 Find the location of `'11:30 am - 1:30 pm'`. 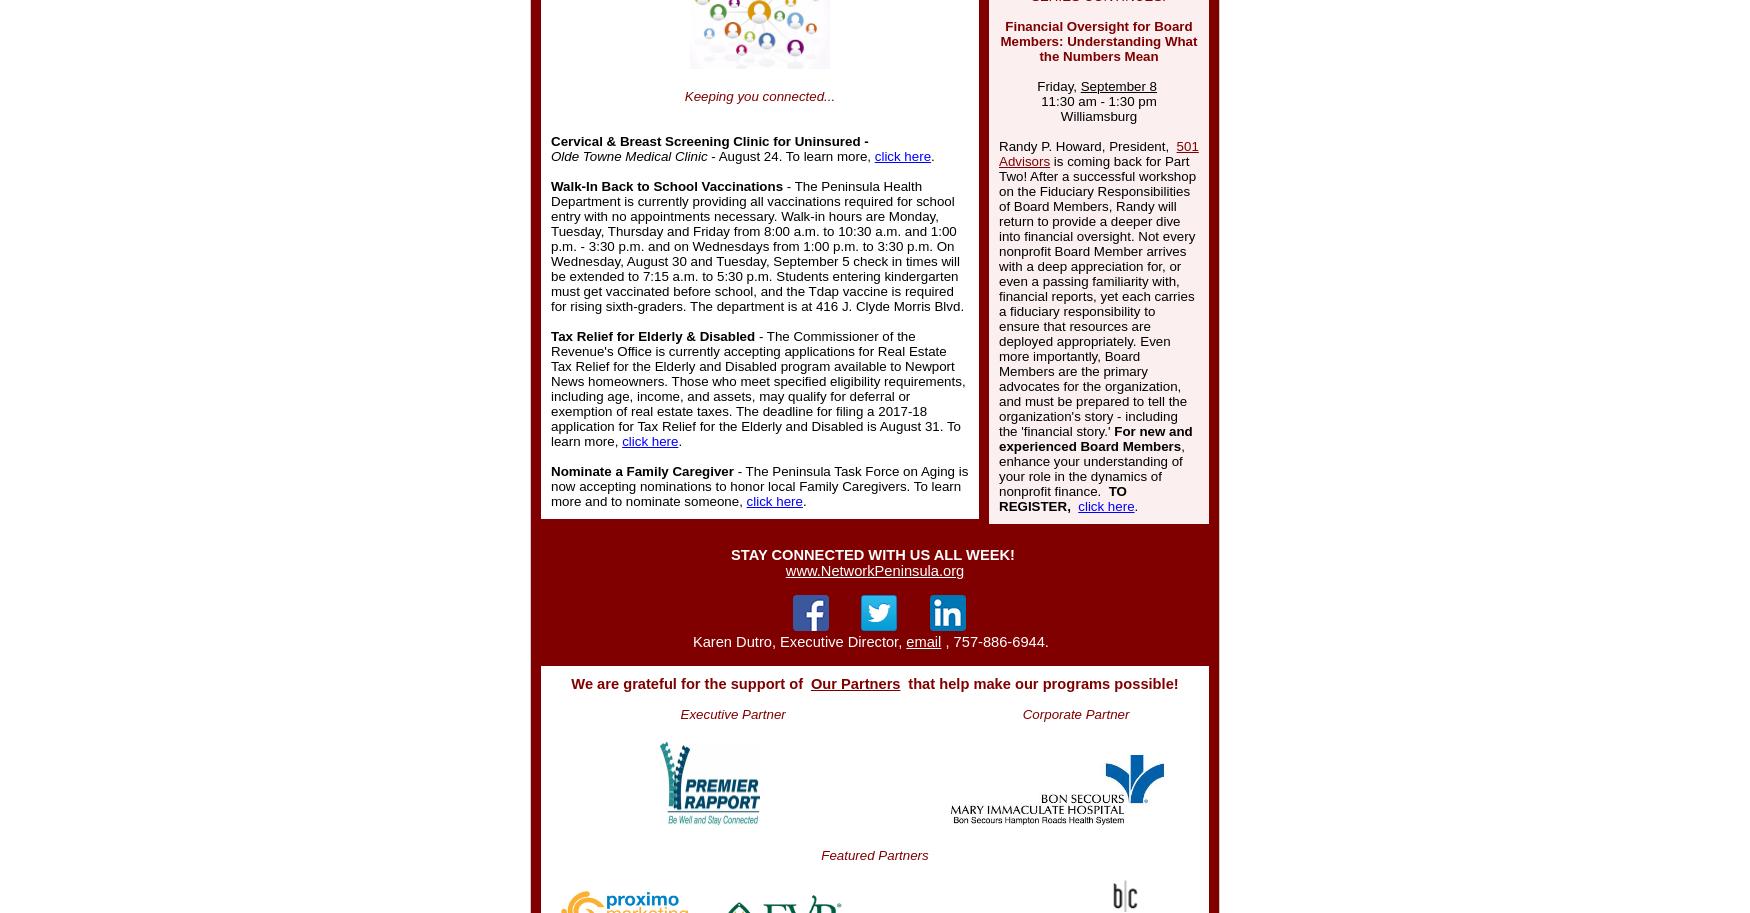

'11:30 am - 1:30 pm' is located at coordinates (1098, 101).